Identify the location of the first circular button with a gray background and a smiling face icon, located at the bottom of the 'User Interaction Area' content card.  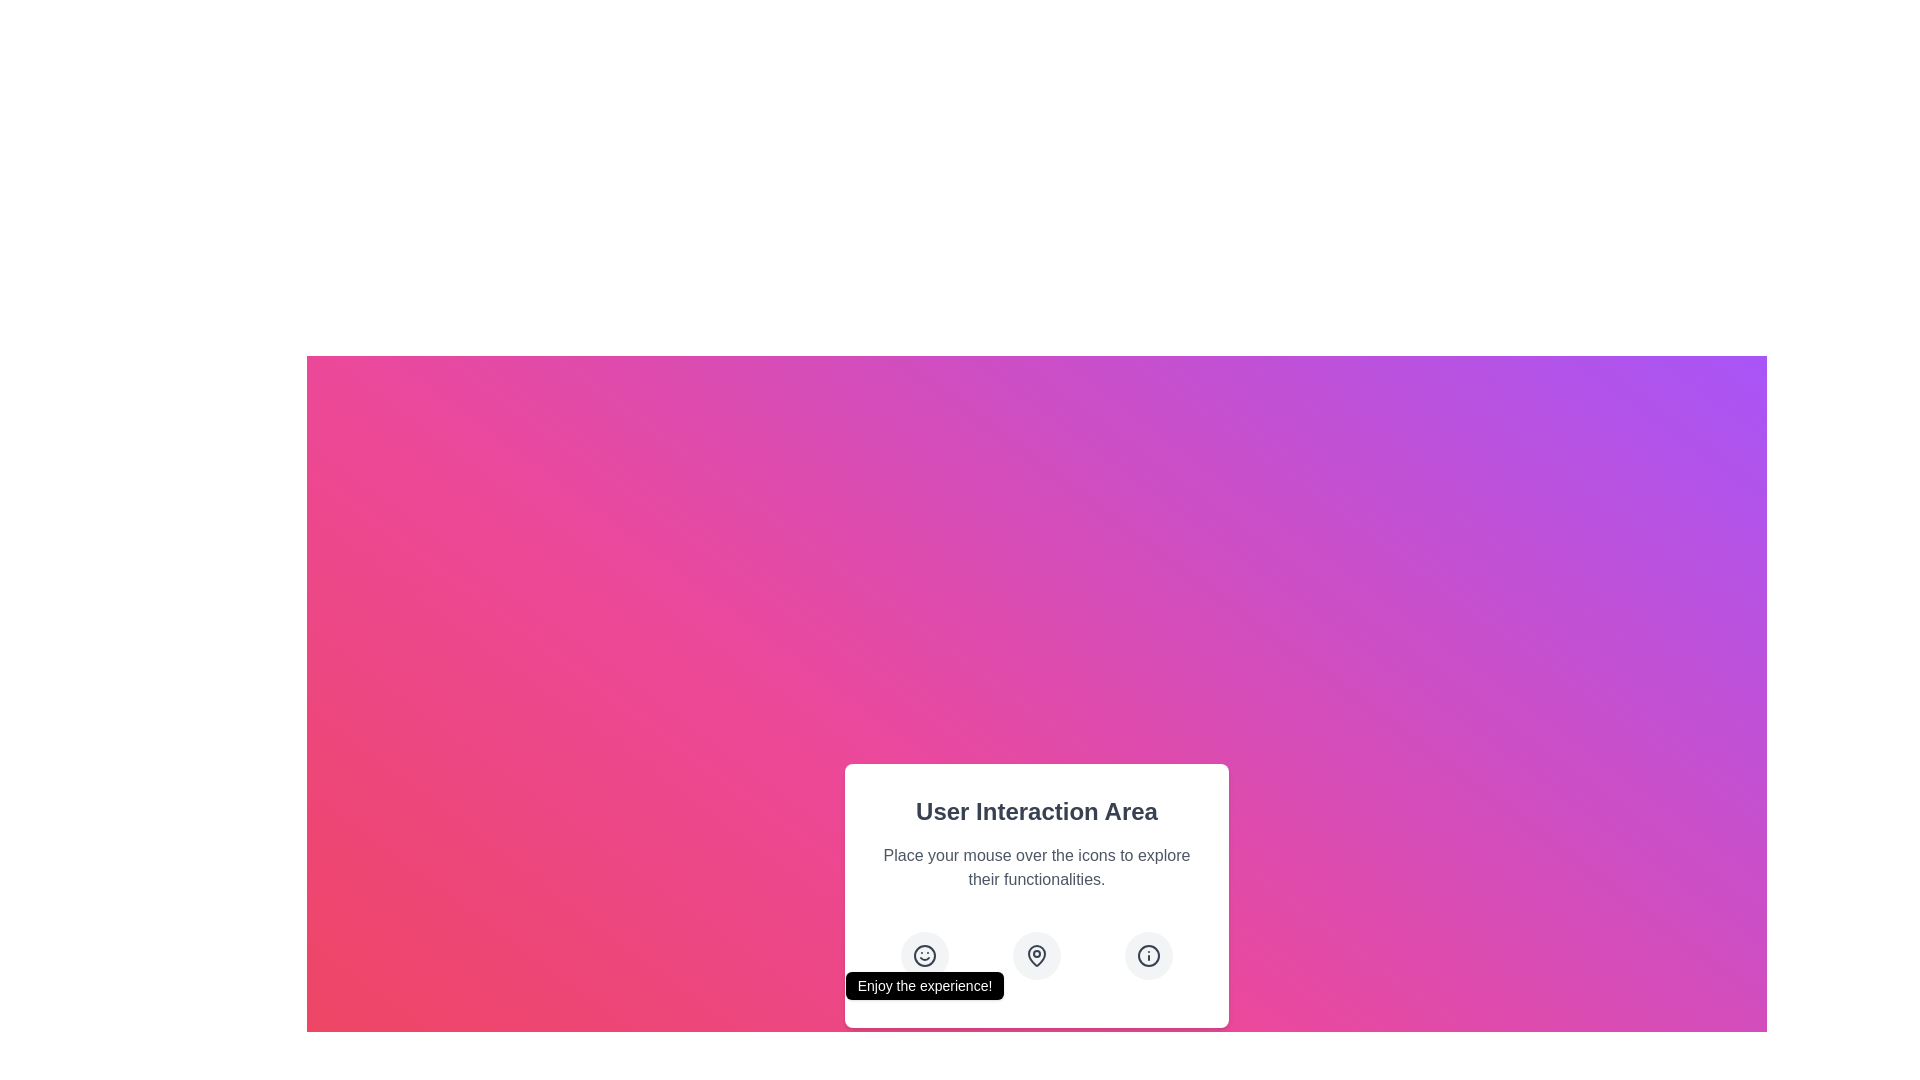
(924, 955).